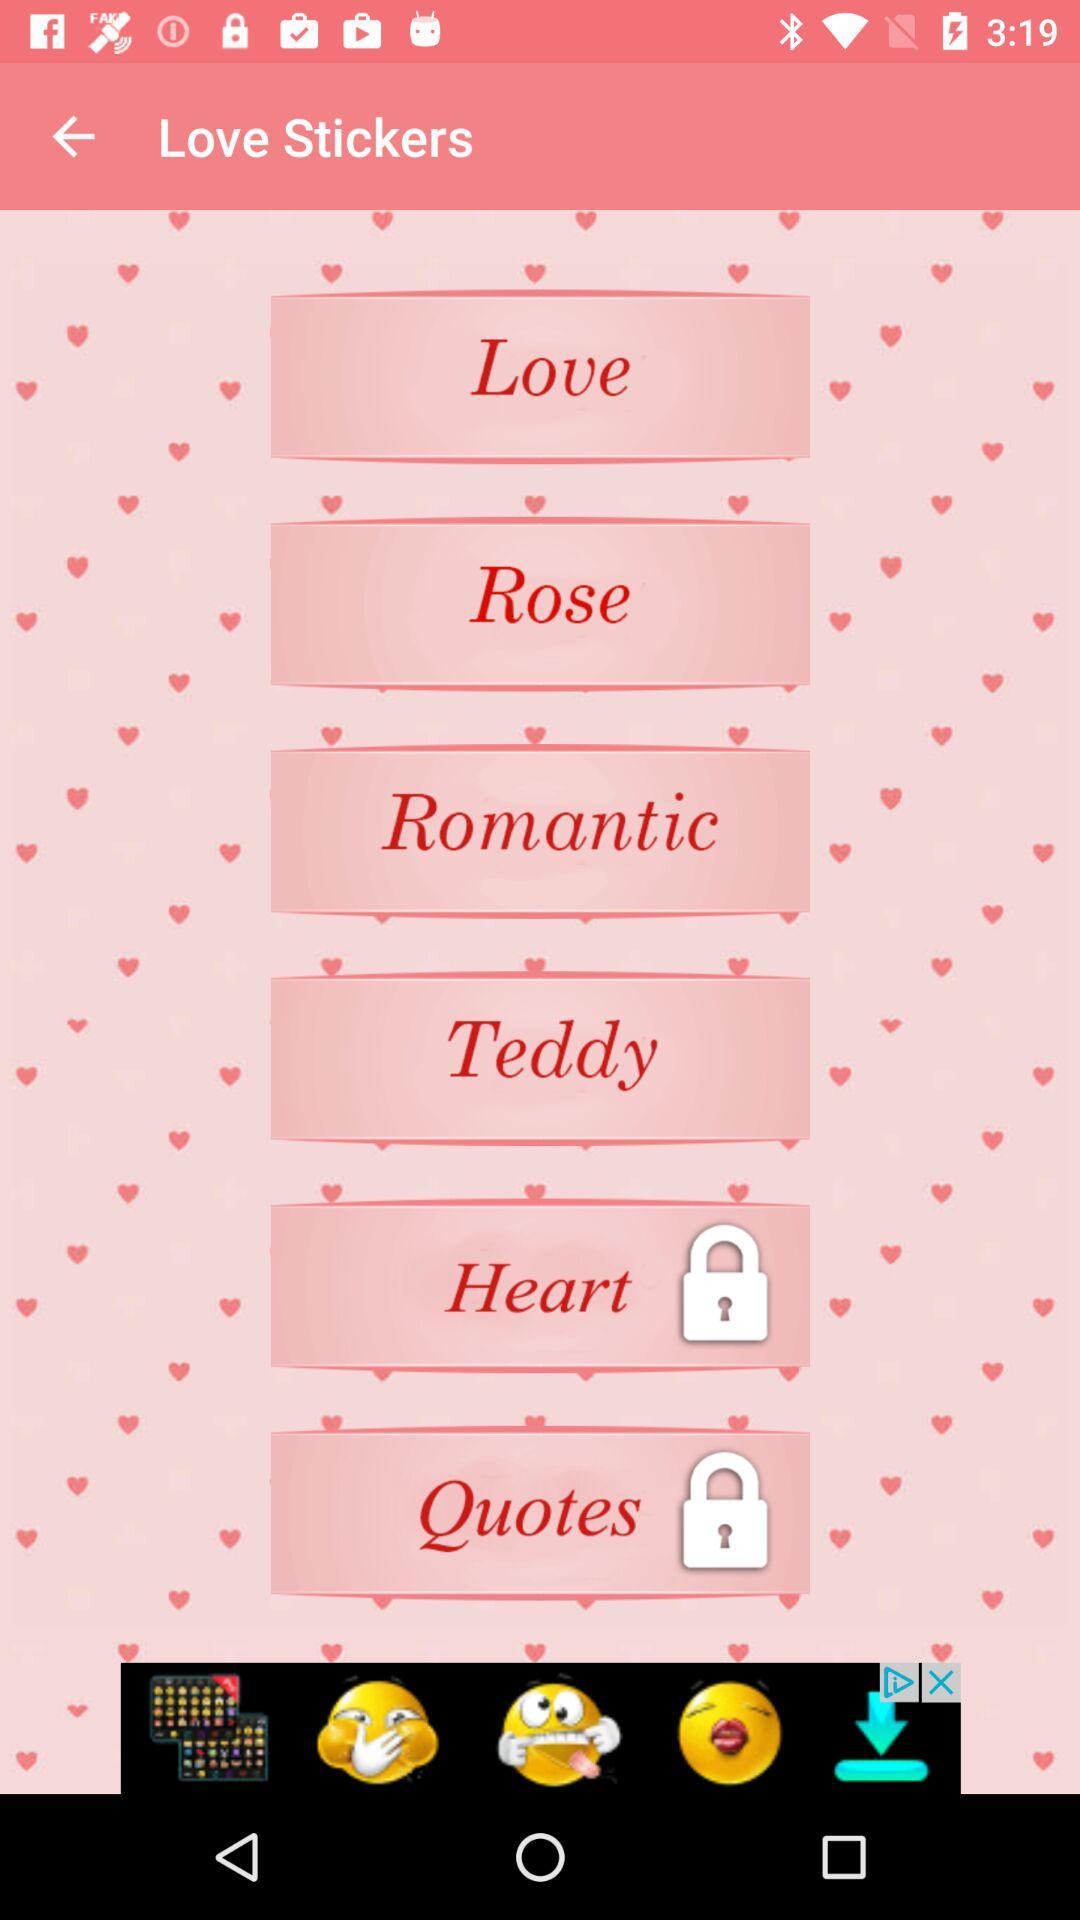 Image resolution: width=1080 pixels, height=1920 pixels. I want to click on explore the advertisement, so click(540, 1727).